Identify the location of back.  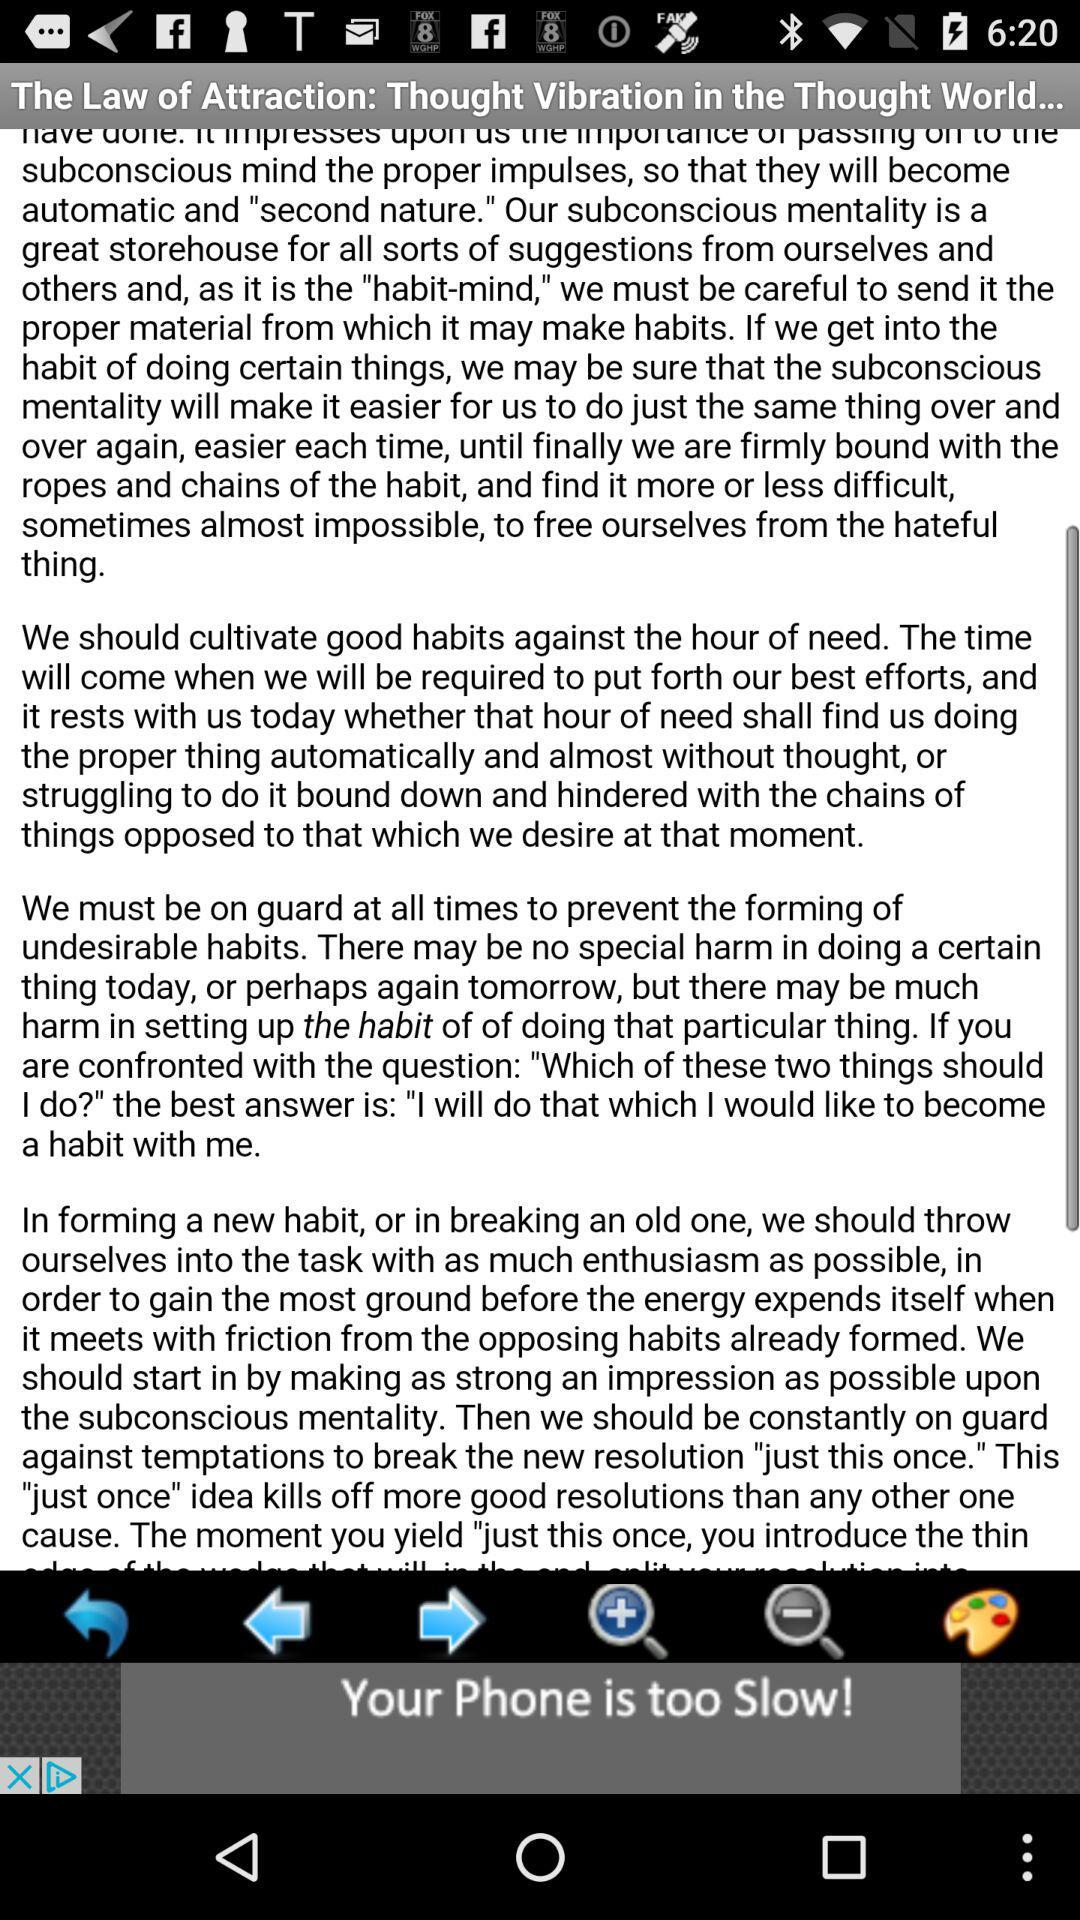
(451, 1621).